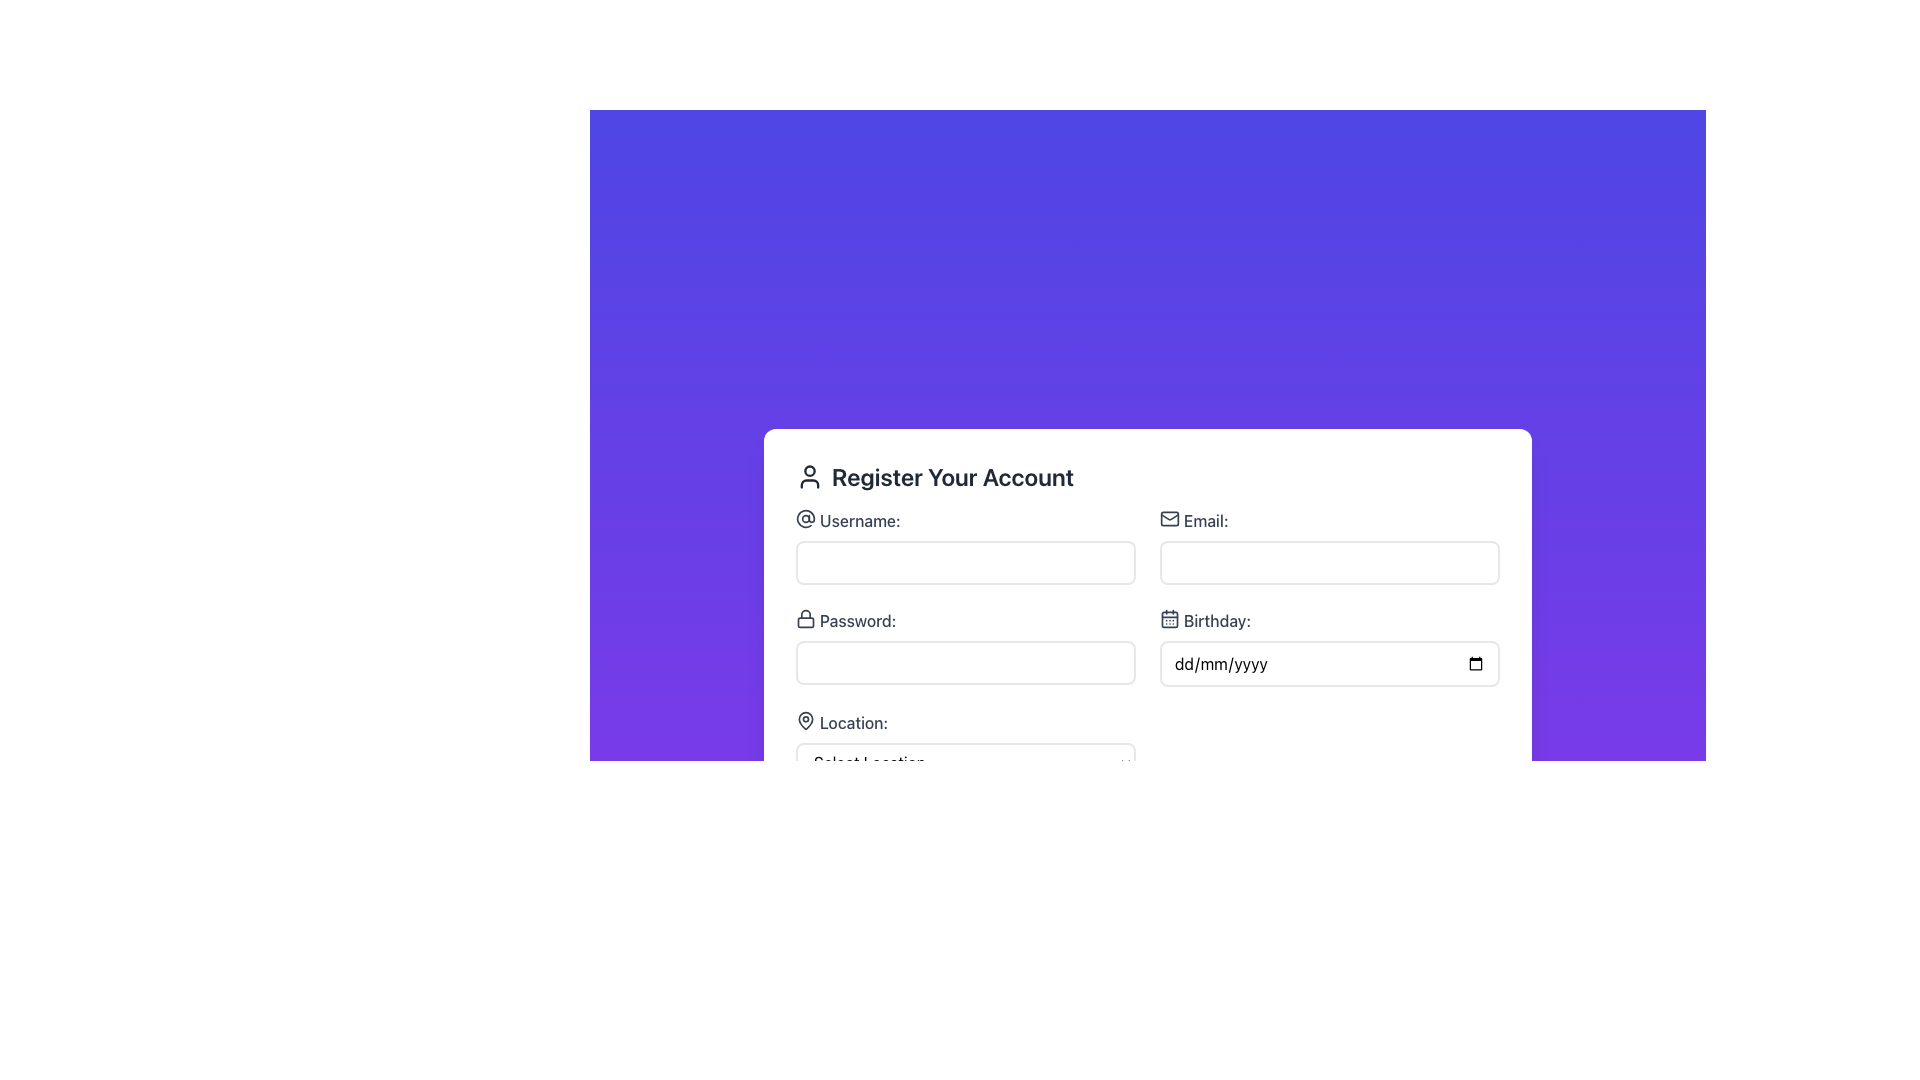  What do you see at coordinates (806, 720) in the screenshot?
I see `the location settings icon located under the 'Location' header label within the registration form, aligned to the left side of the dropdown menu` at bounding box center [806, 720].